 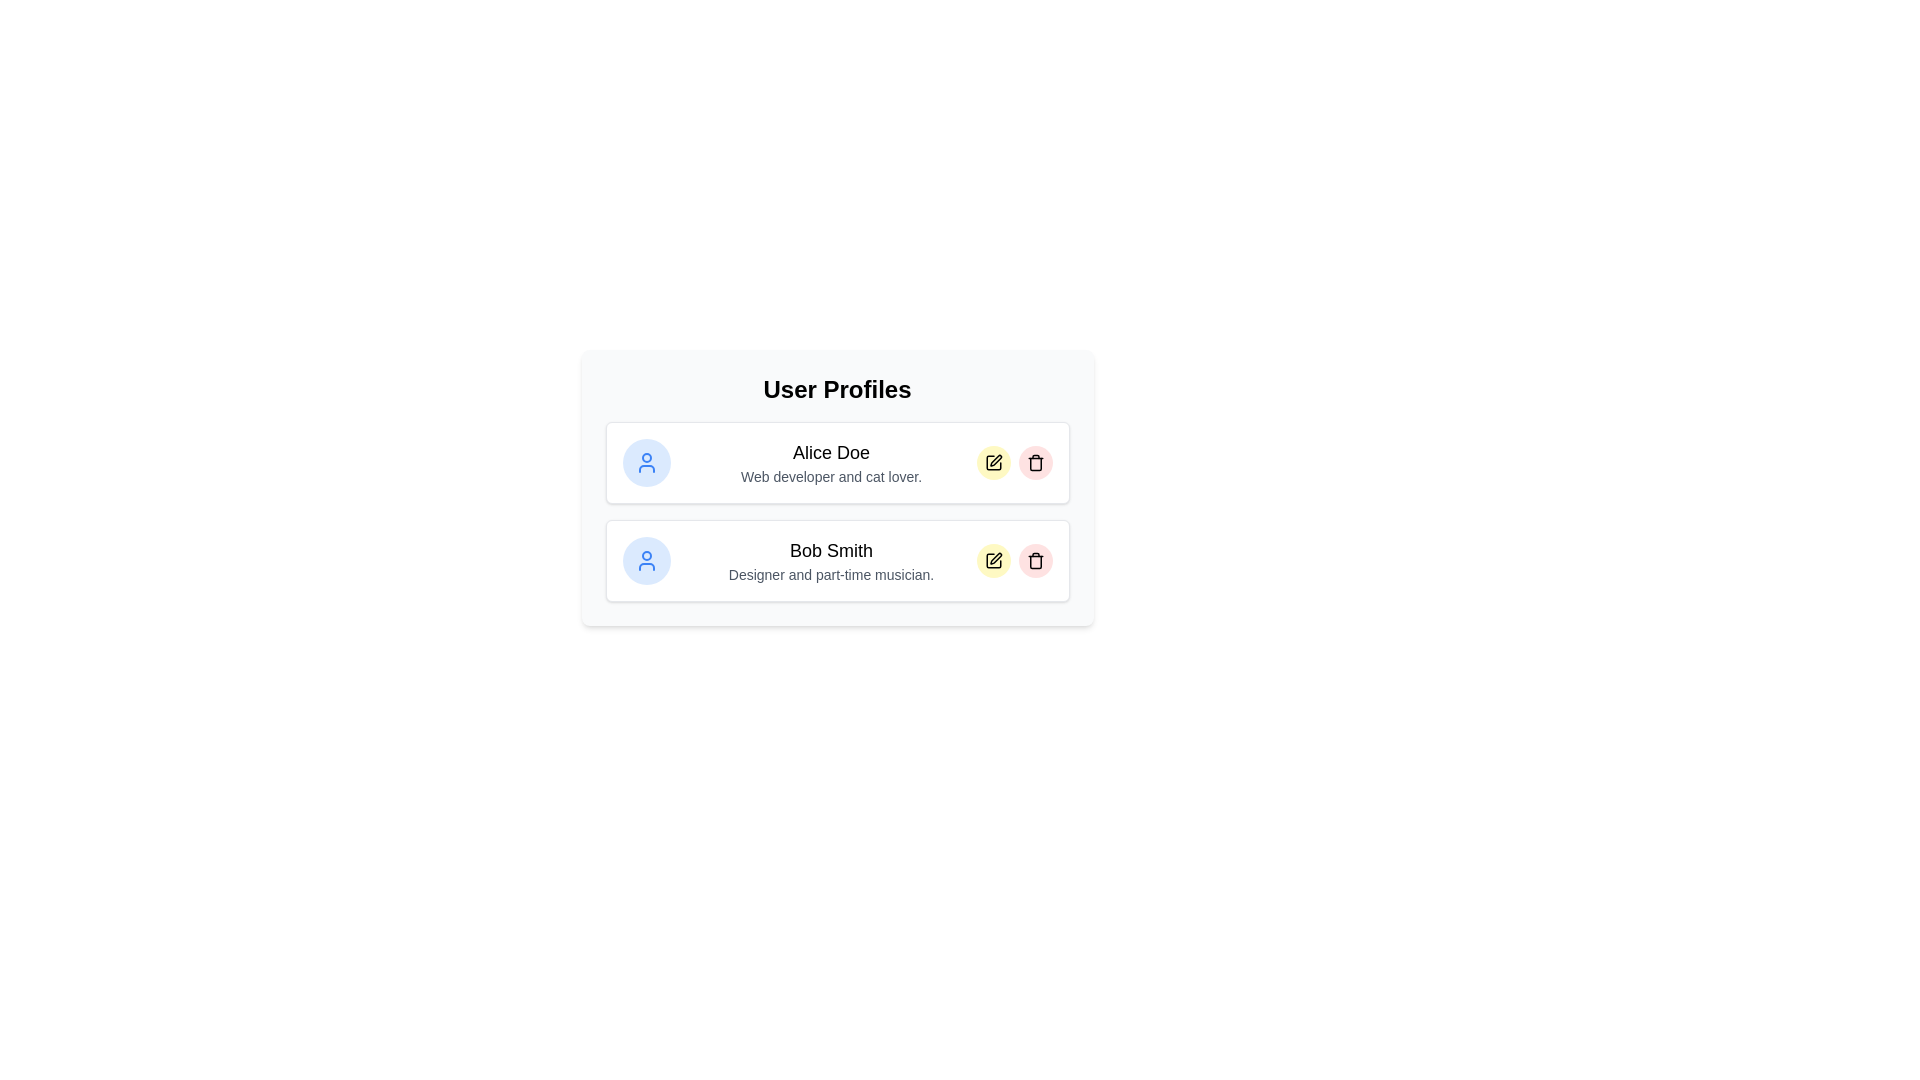 I want to click on the profile avatar of Alice Doe, so click(x=646, y=462).